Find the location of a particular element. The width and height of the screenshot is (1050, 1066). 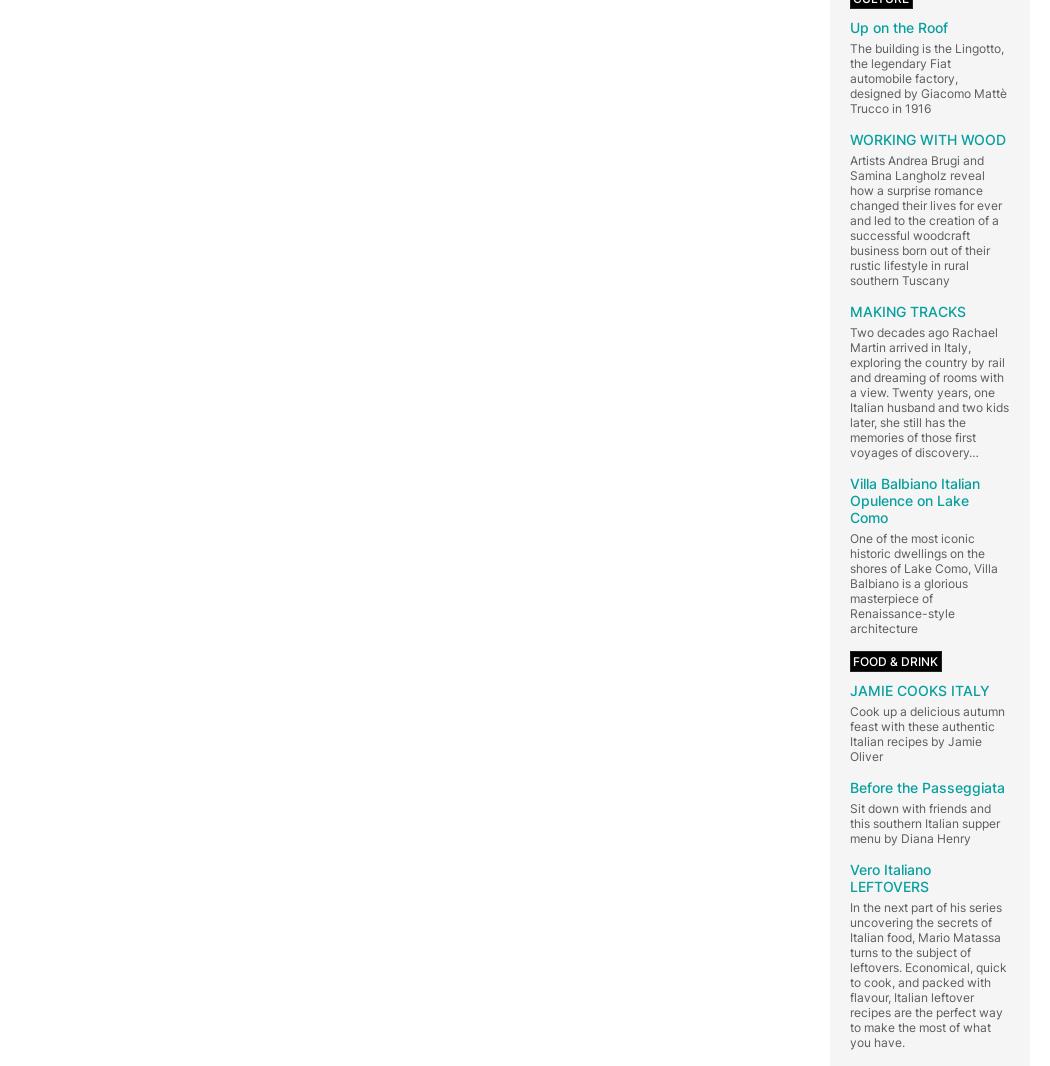

'Villa Balbiano Italian Opulence on Lake Como' is located at coordinates (914, 499).